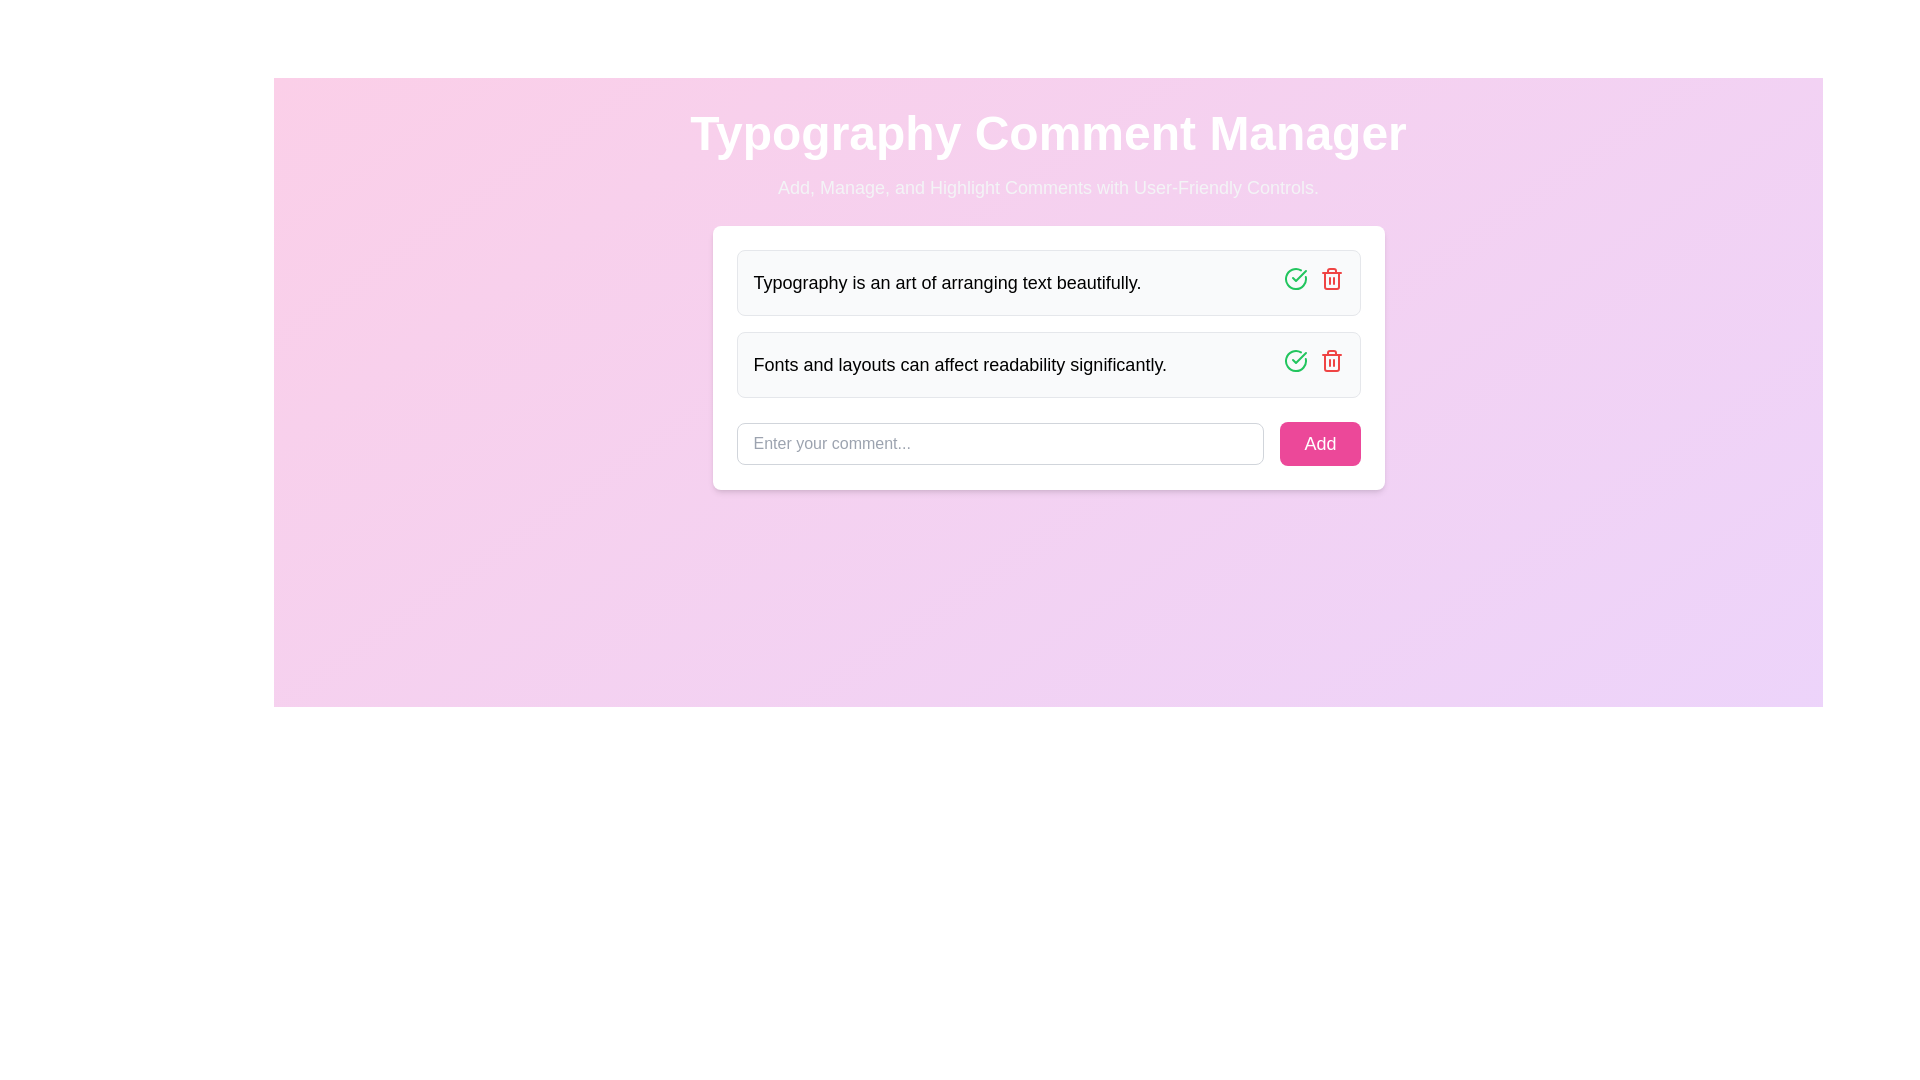 This screenshot has width=1920, height=1080. Describe the element at coordinates (1295, 361) in the screenshot. I see `the green circular progress indicator icon located on the right-hand side of the comment box adjacent to the text segment 'Typography is an art of arranging text beautifully.'` at that location.